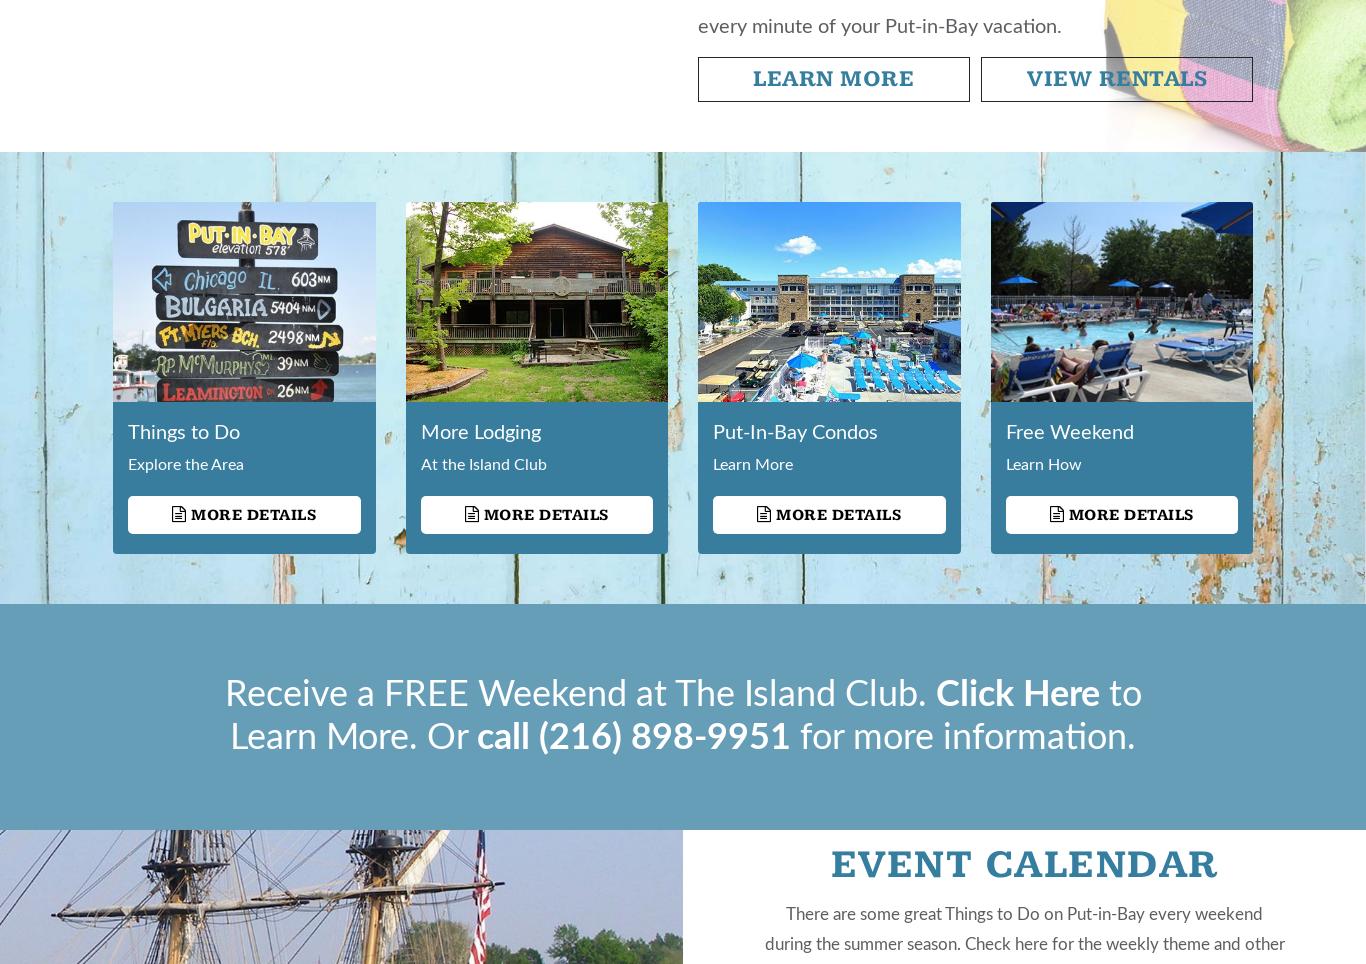 The height and width of the screenshot is (964, 1366). What do you see at coordinates (791, 737) in the screenshot?
I see `'for more information.'` at bounding box center [791, 737].